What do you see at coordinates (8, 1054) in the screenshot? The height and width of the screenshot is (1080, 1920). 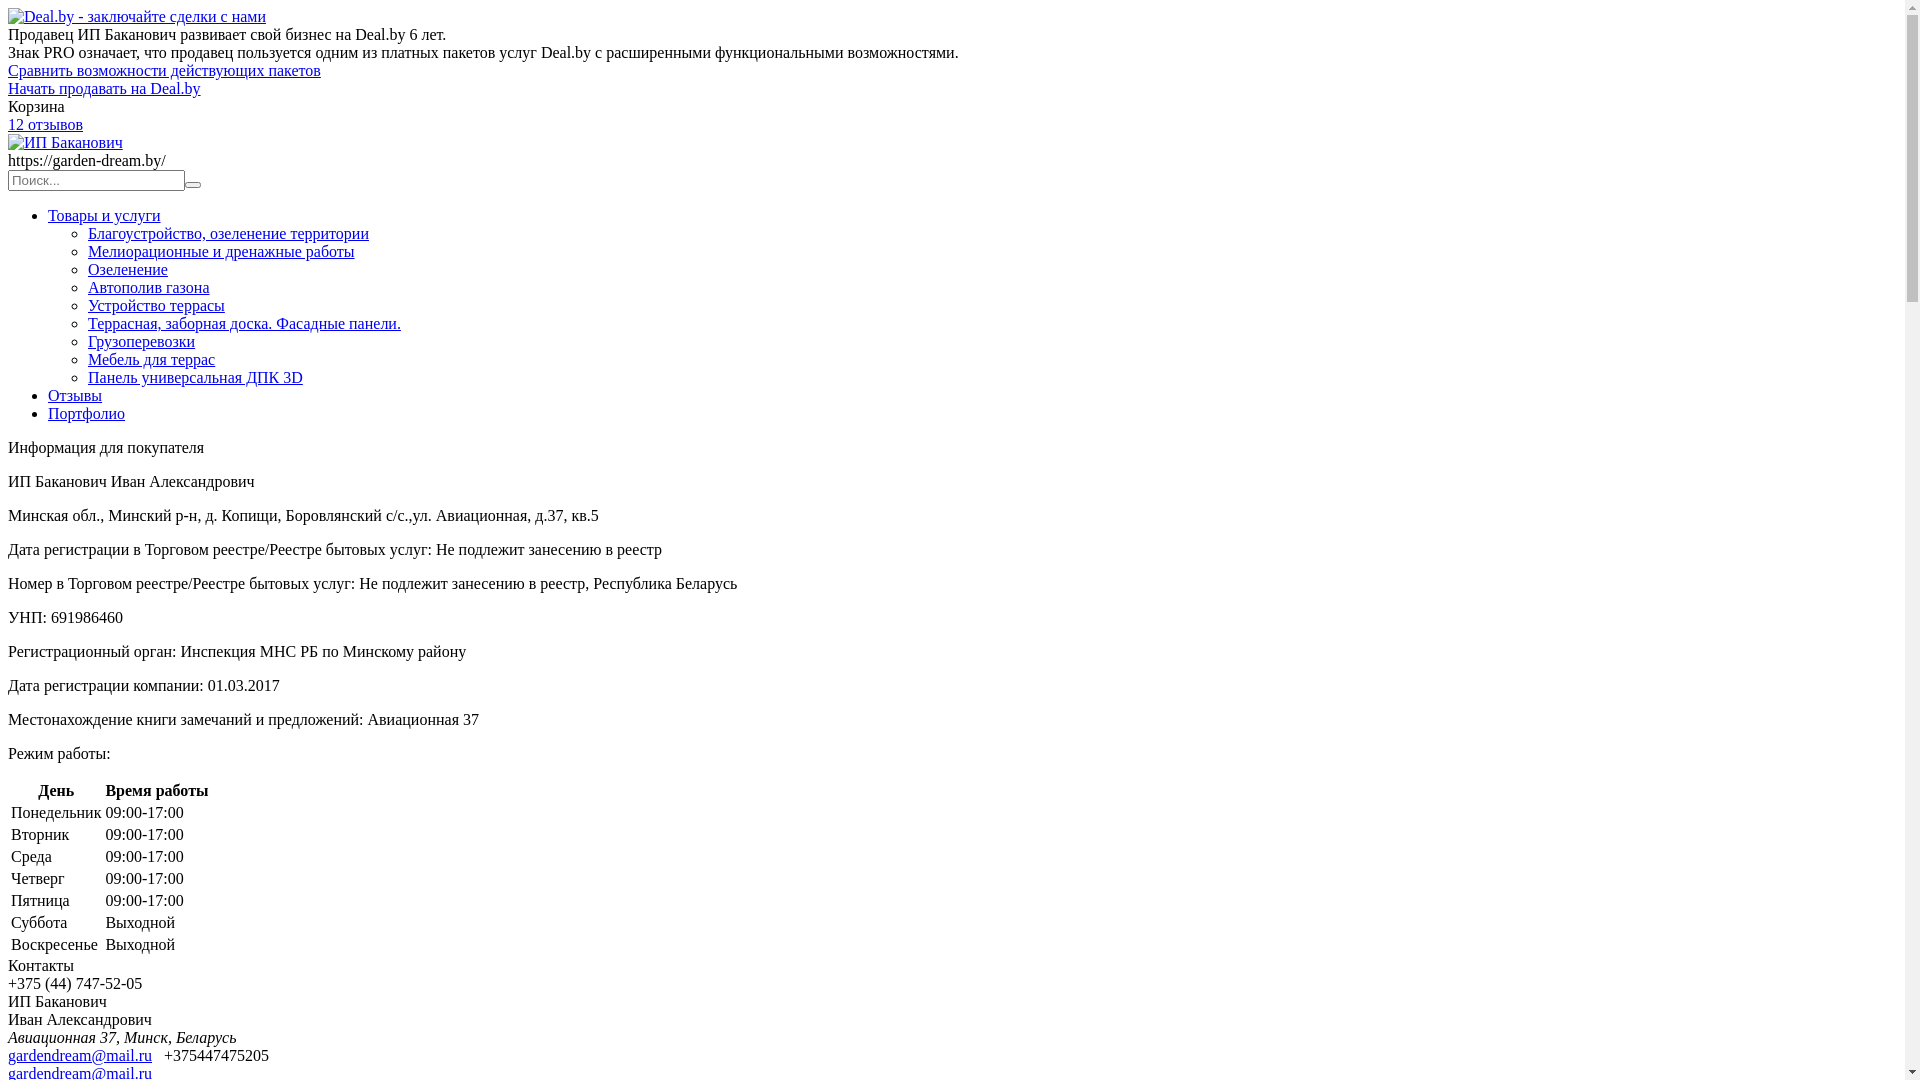 I see `'gardendream@mail.ru'` at bounding box center [8, 1054].